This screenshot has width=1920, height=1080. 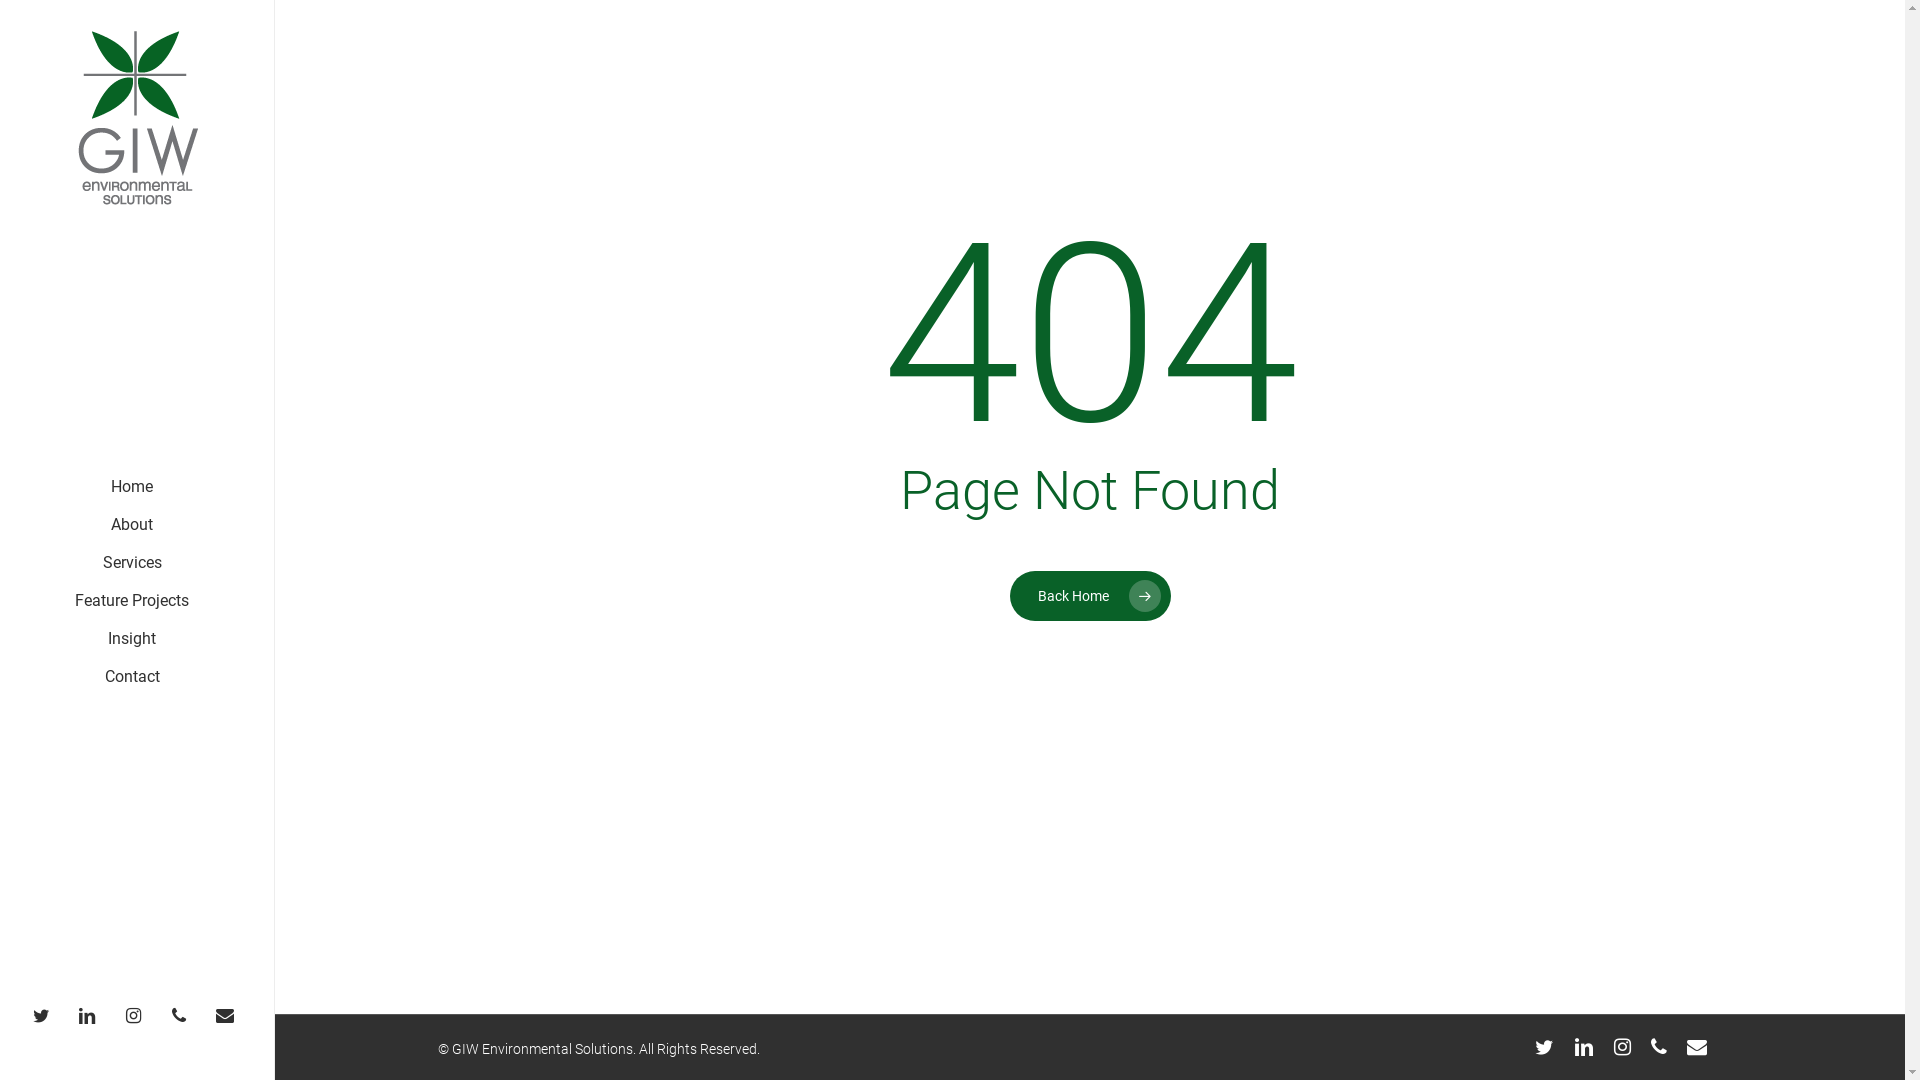 What do you see at coordinates (90, 1014) in the screenshot?
I see `'linkedin'` at bounding box center [90, 1014].